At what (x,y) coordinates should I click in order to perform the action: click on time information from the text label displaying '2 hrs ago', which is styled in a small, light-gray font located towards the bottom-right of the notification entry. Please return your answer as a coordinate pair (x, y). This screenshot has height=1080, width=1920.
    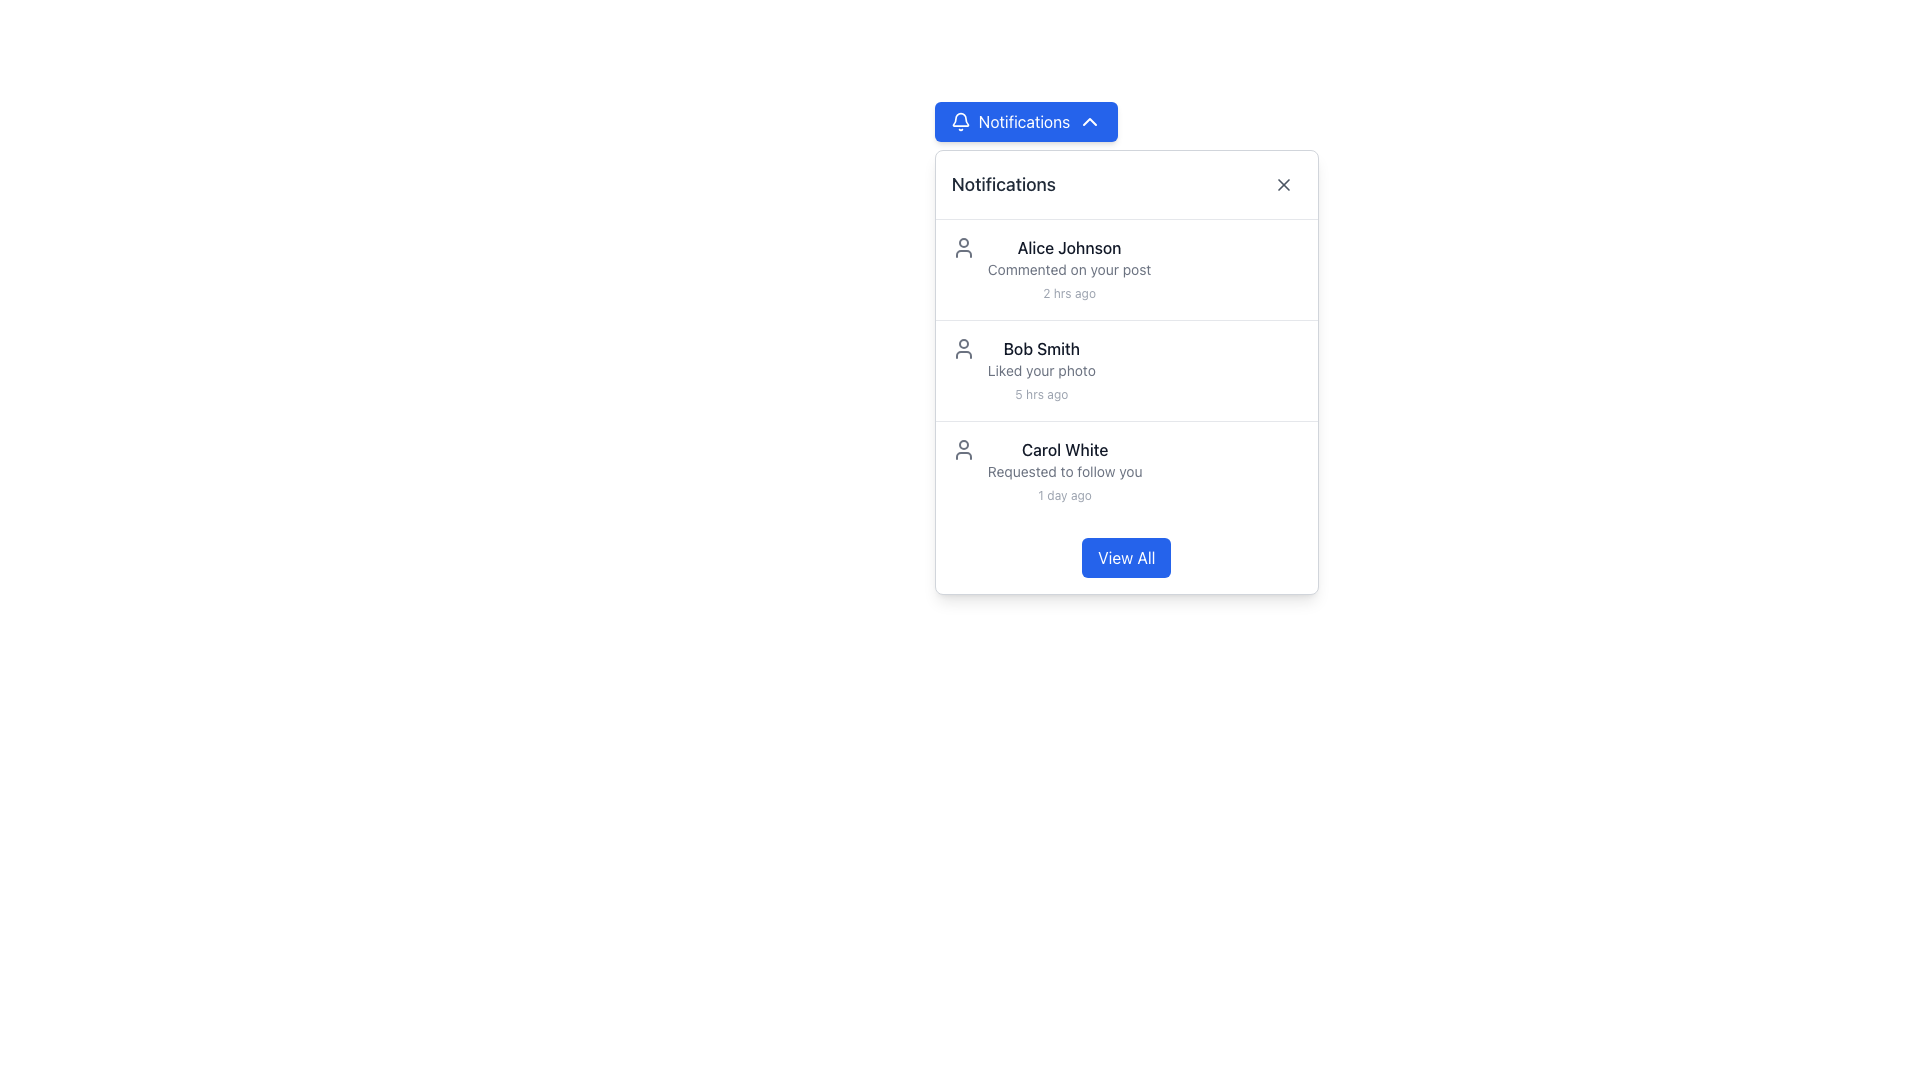
    Looking at the image, I should click on (1068, 293).